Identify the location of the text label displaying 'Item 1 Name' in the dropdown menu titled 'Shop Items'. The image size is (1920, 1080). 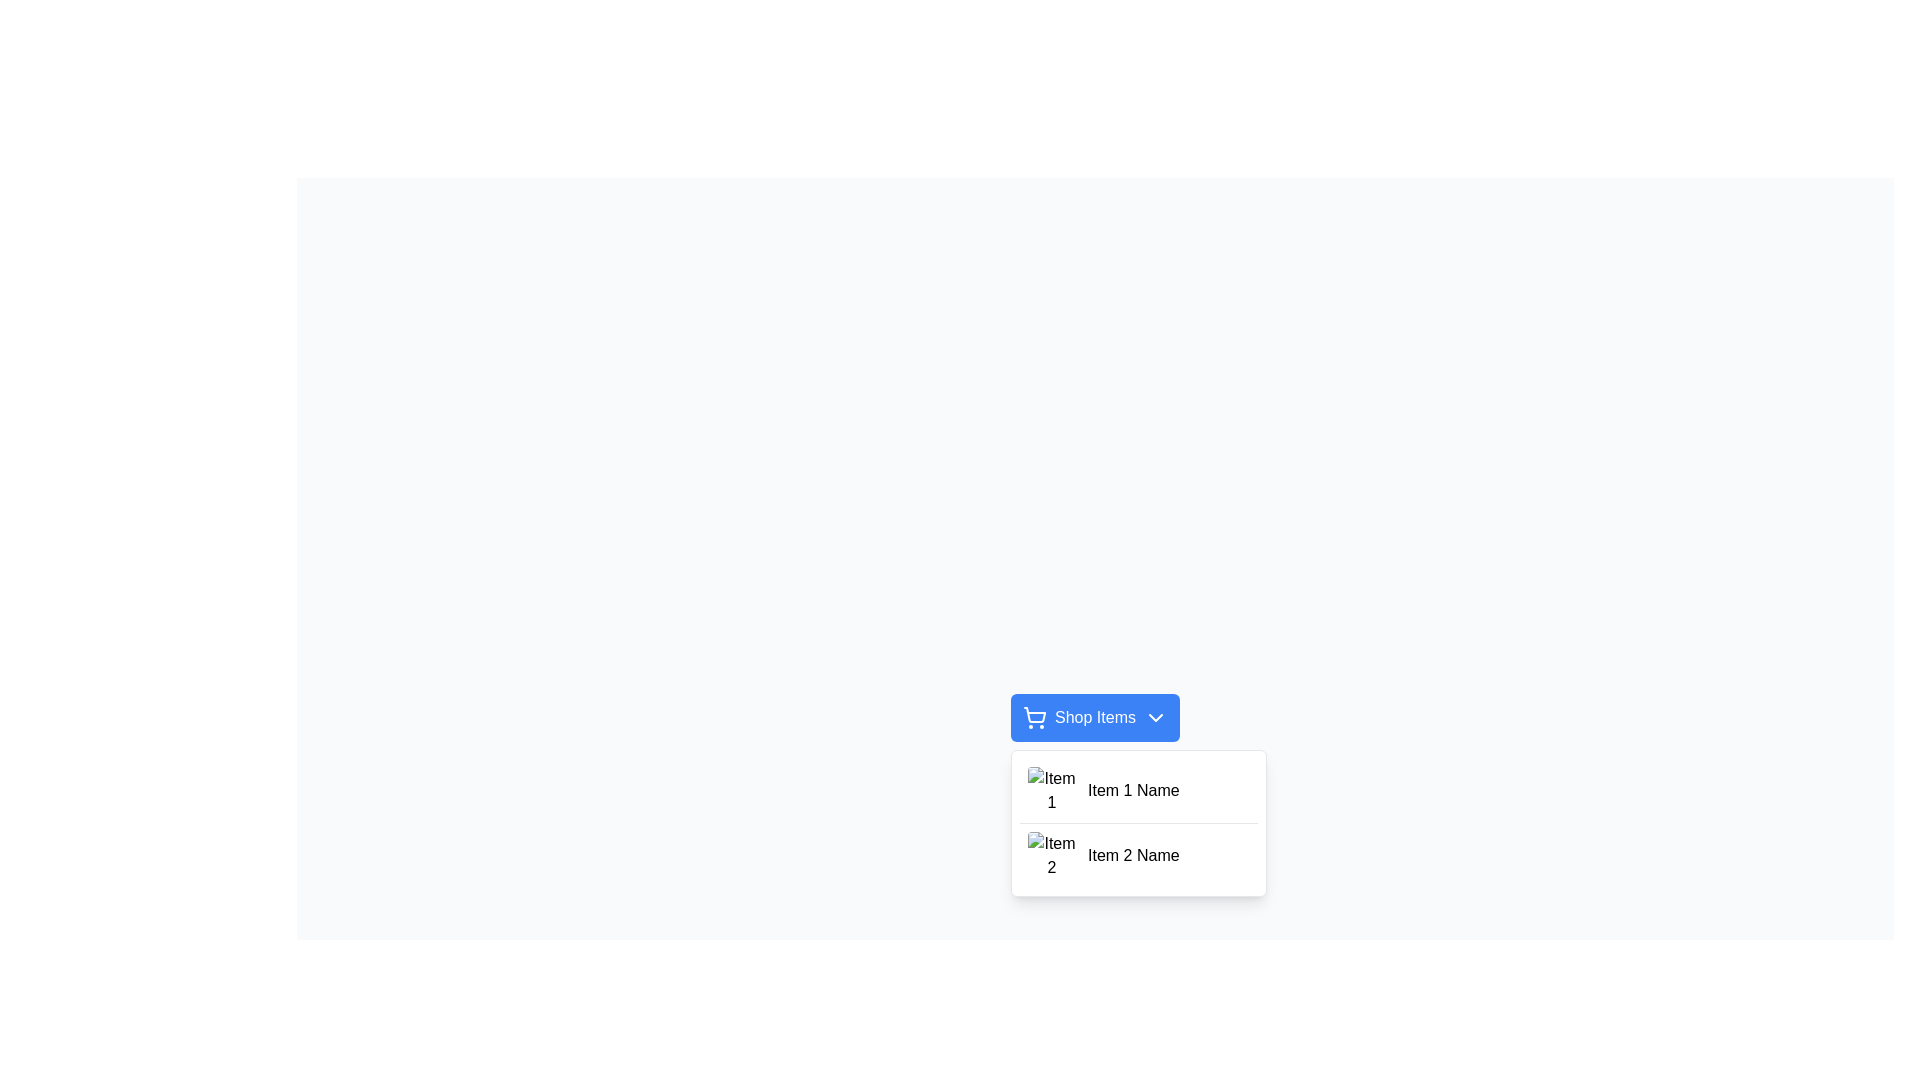
(1133, 789).